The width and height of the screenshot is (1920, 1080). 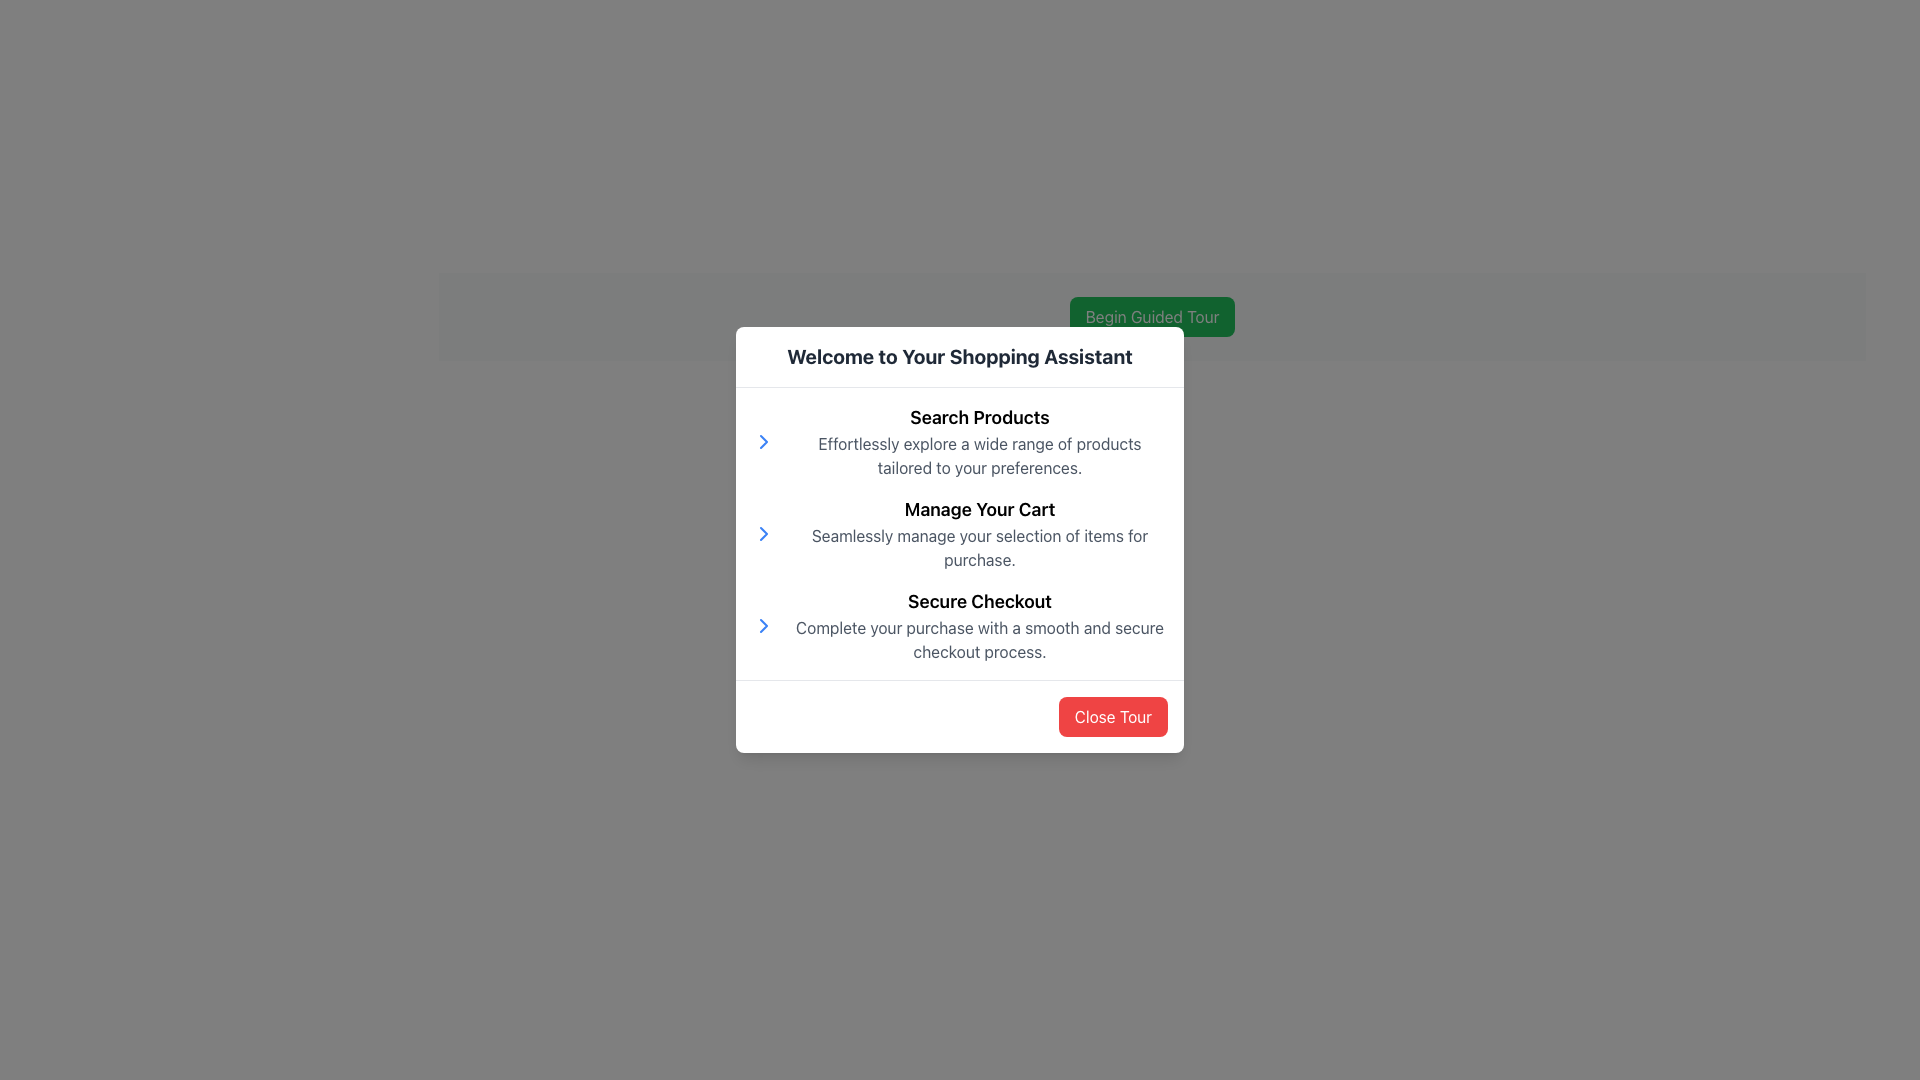 I want to click on description of the 'Search Products' text block, which includes a large heading and descriptive subtext, located in the first section of the centered modal box, so click(x=960, y=441).